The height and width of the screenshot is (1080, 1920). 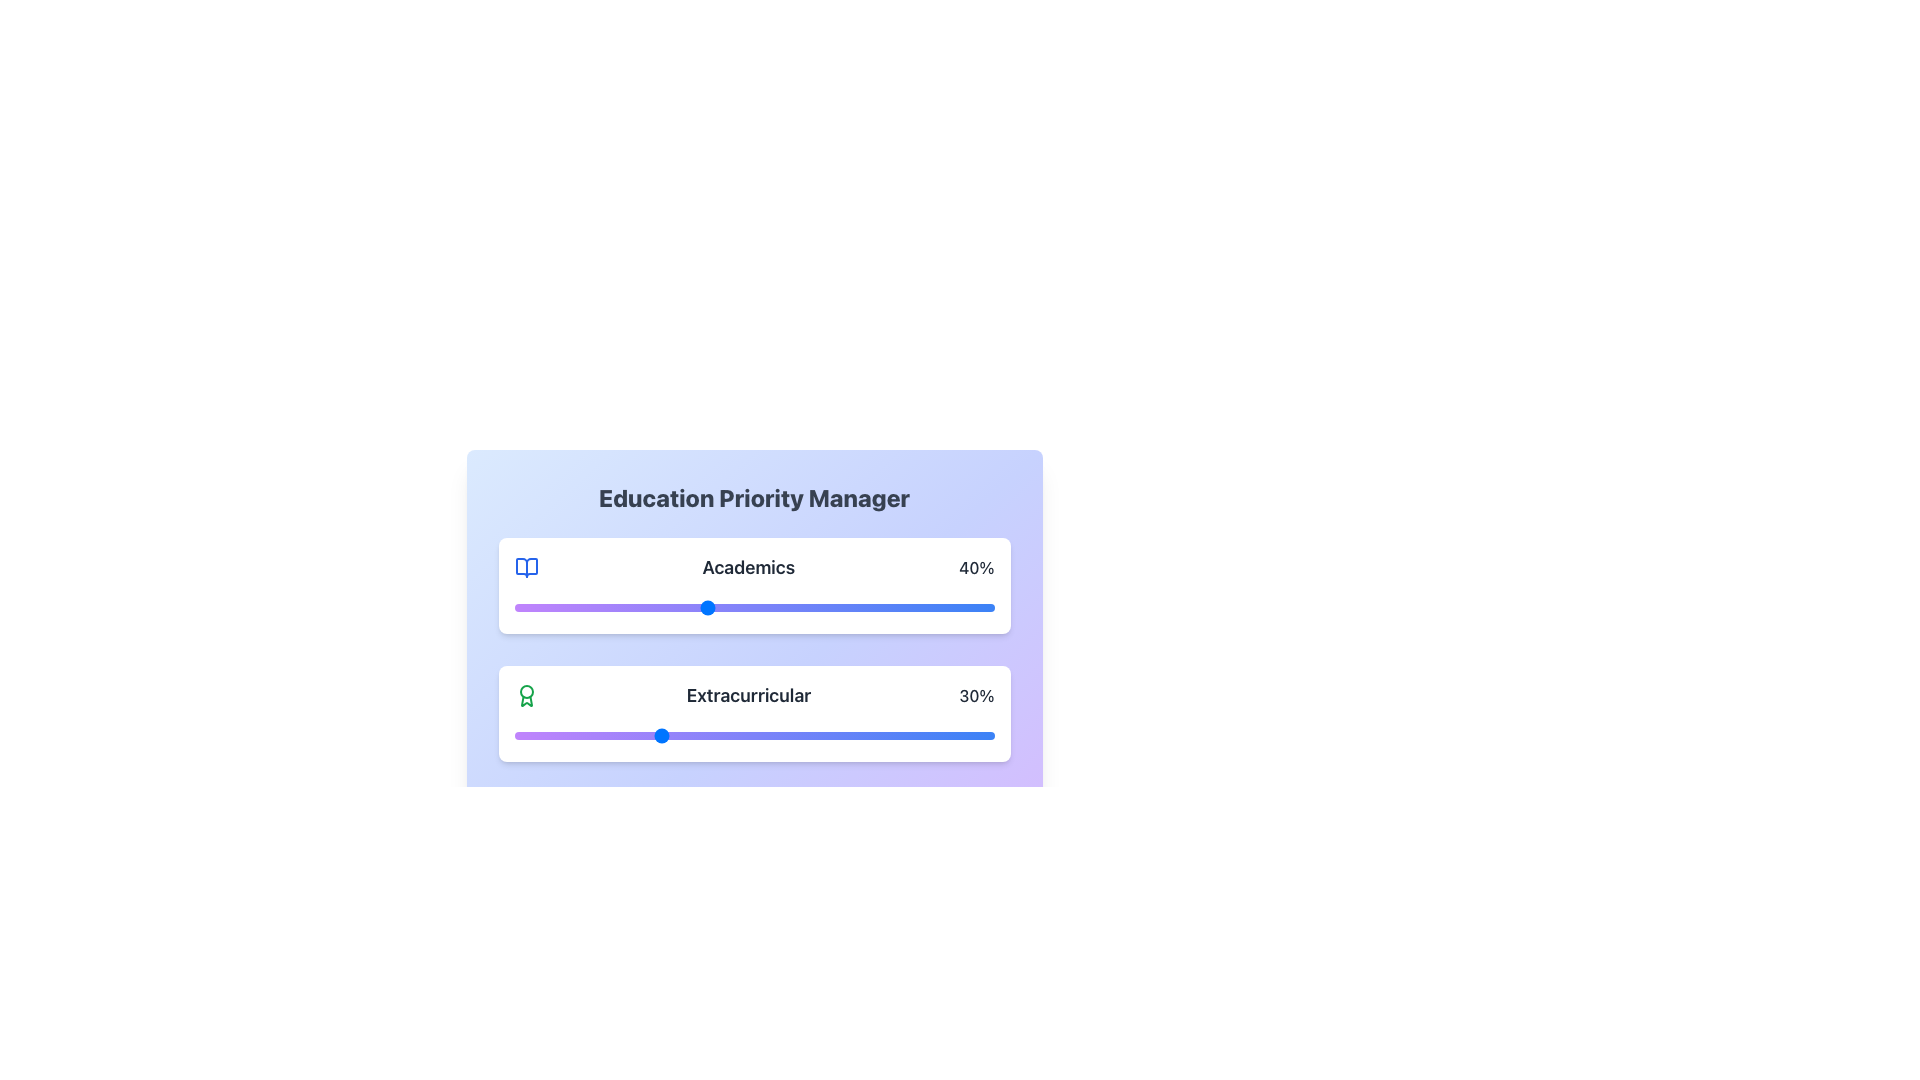 What do you see at coordinates (687, 607) in the screenshot?
I see `the slider value` at bounding box center [687, 607].